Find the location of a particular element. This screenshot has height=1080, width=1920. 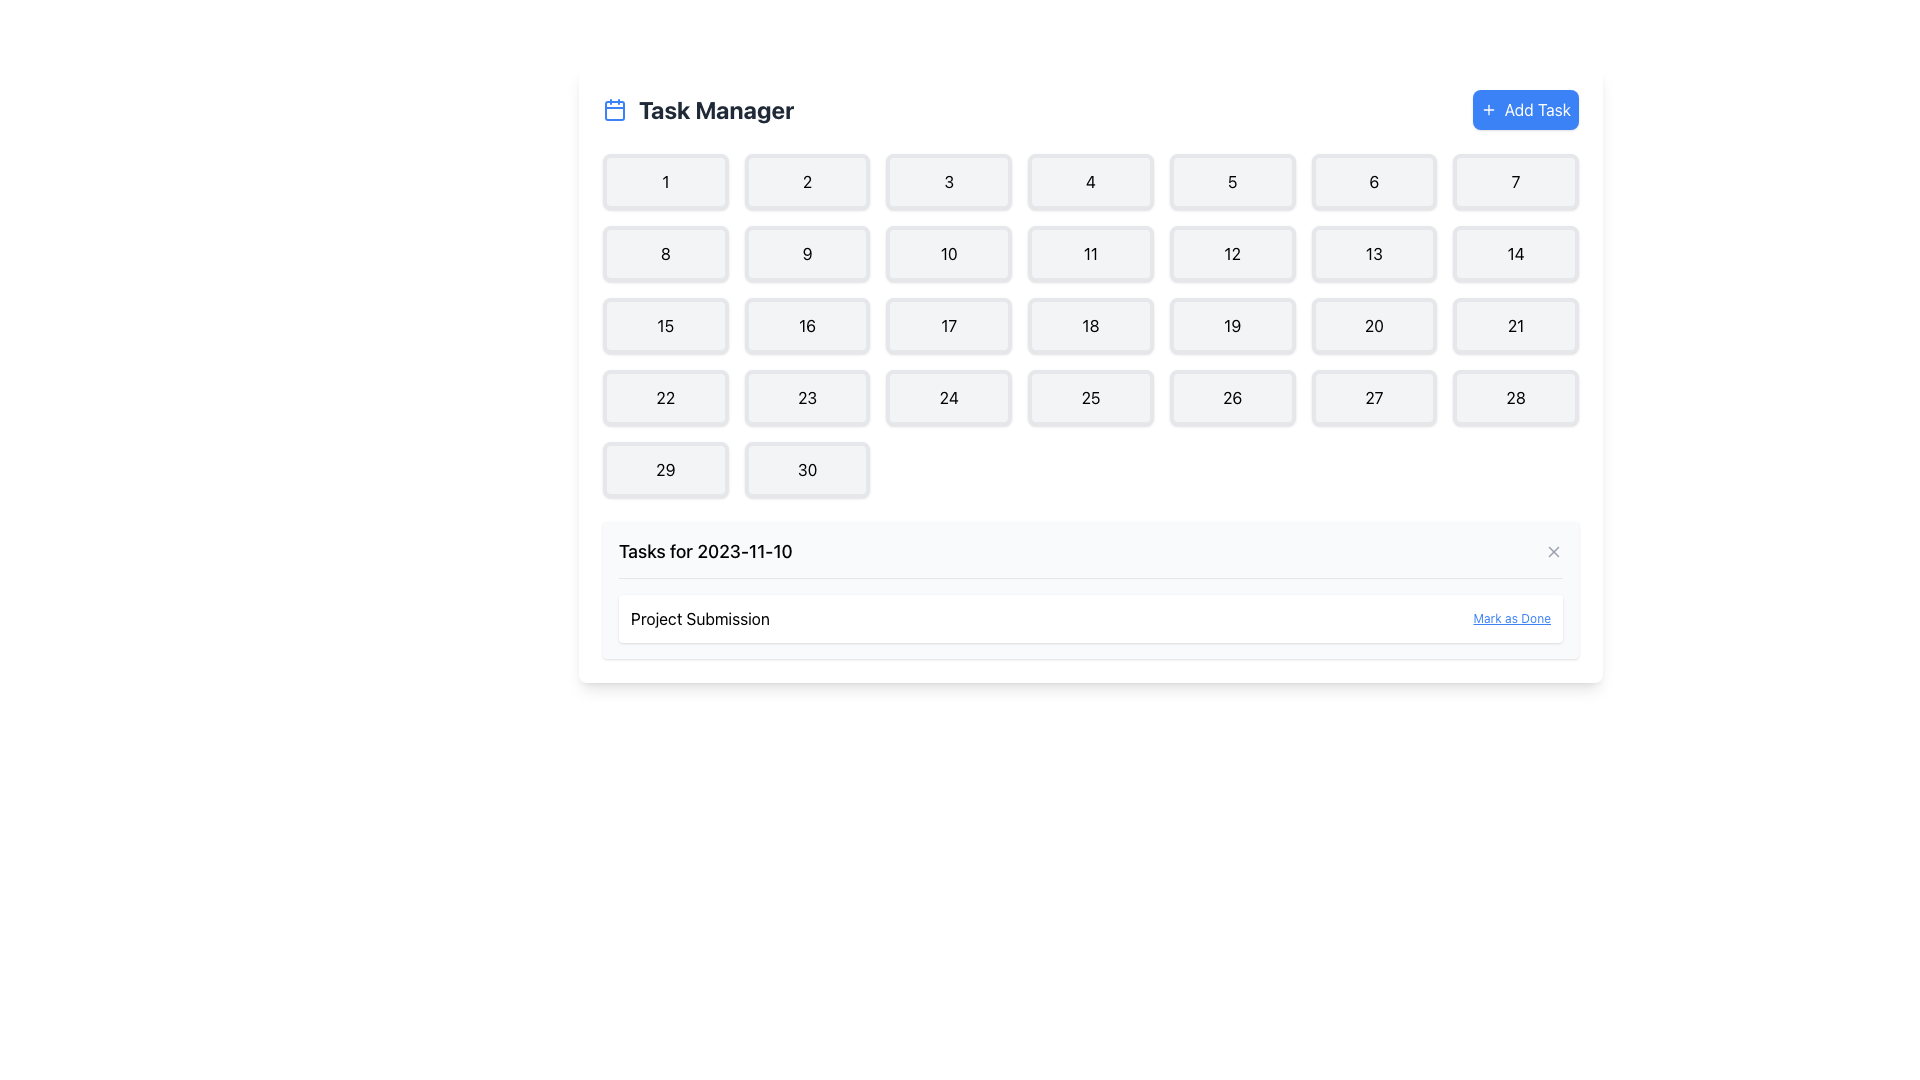

the interactive calendar cell representing the 22nd day of the month located in the fourth row and first column of the calendar grid under the 'Task Manager' header is located at coordinates (665, 397).